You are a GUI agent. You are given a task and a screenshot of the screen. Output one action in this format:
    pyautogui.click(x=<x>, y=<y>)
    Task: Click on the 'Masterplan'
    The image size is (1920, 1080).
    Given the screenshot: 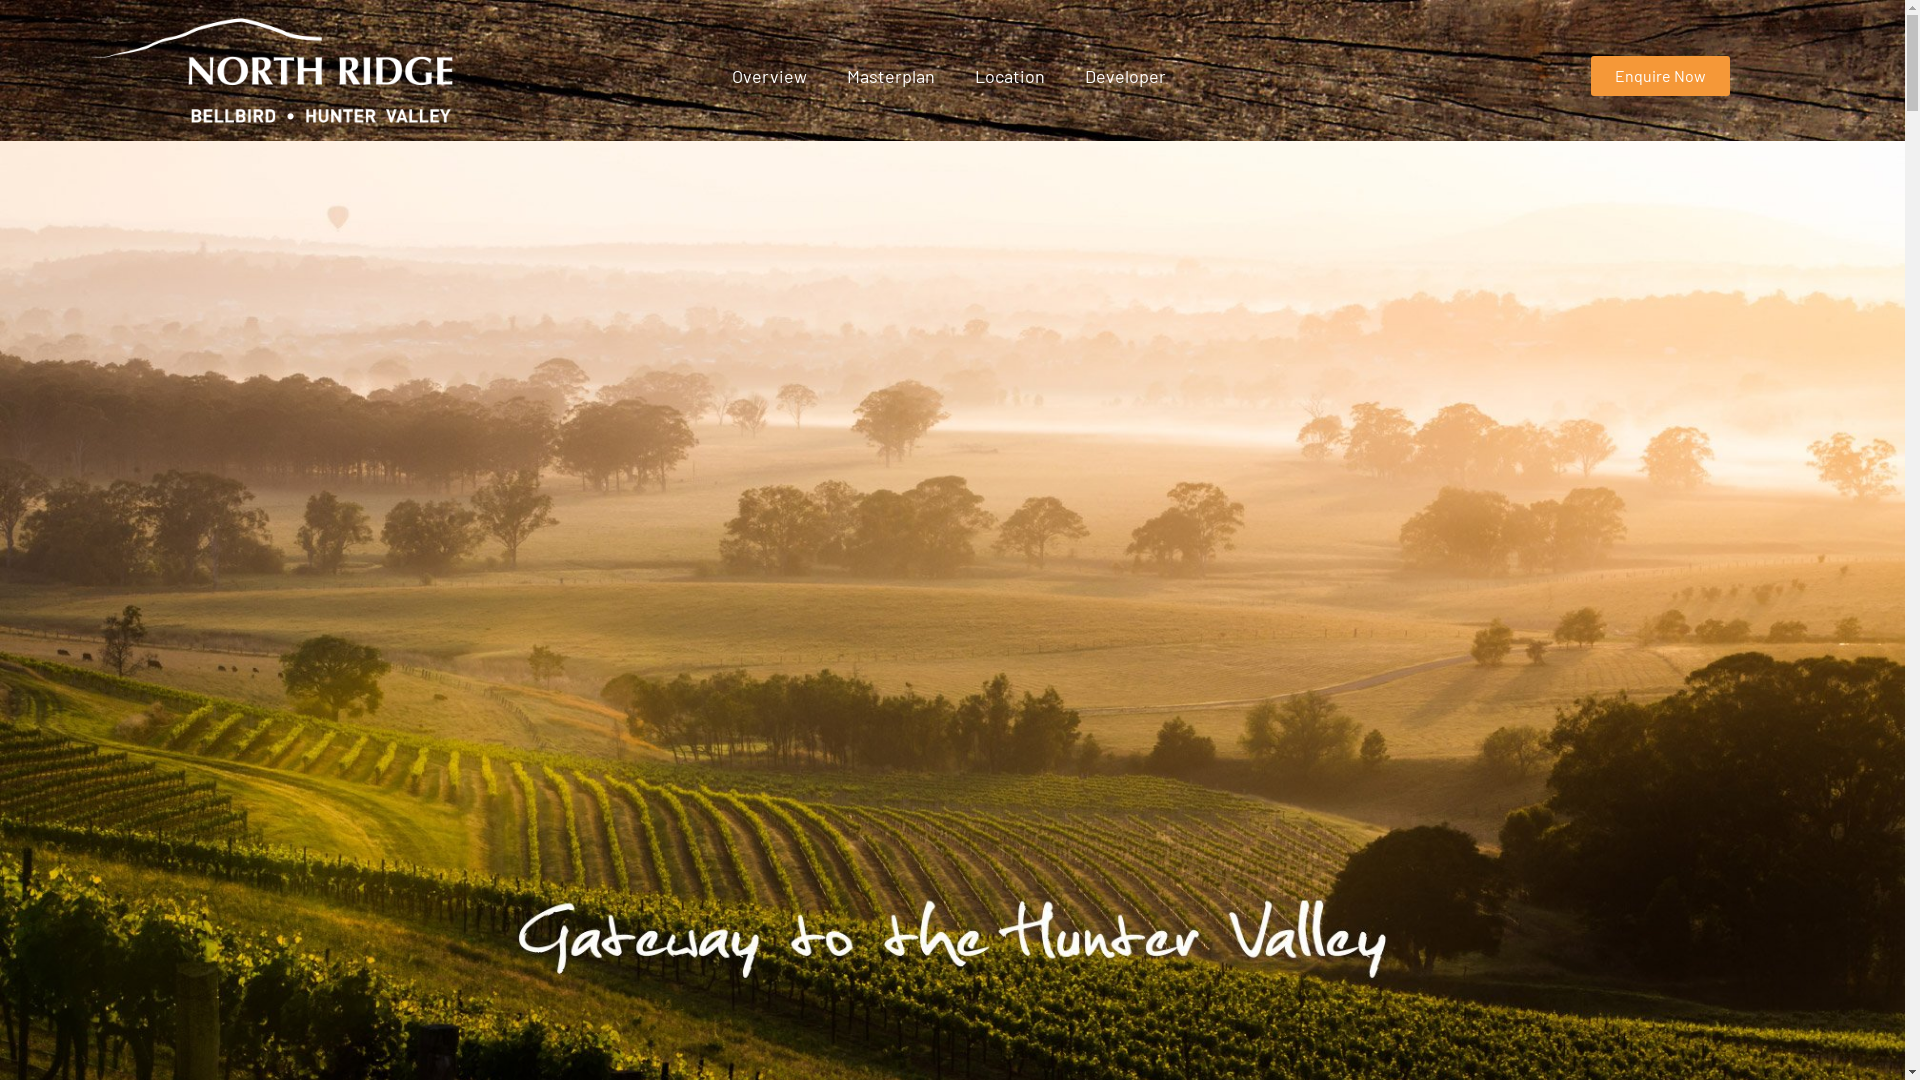 What is the action you would take?
    pyautogui.click(x=890, y=75)
    